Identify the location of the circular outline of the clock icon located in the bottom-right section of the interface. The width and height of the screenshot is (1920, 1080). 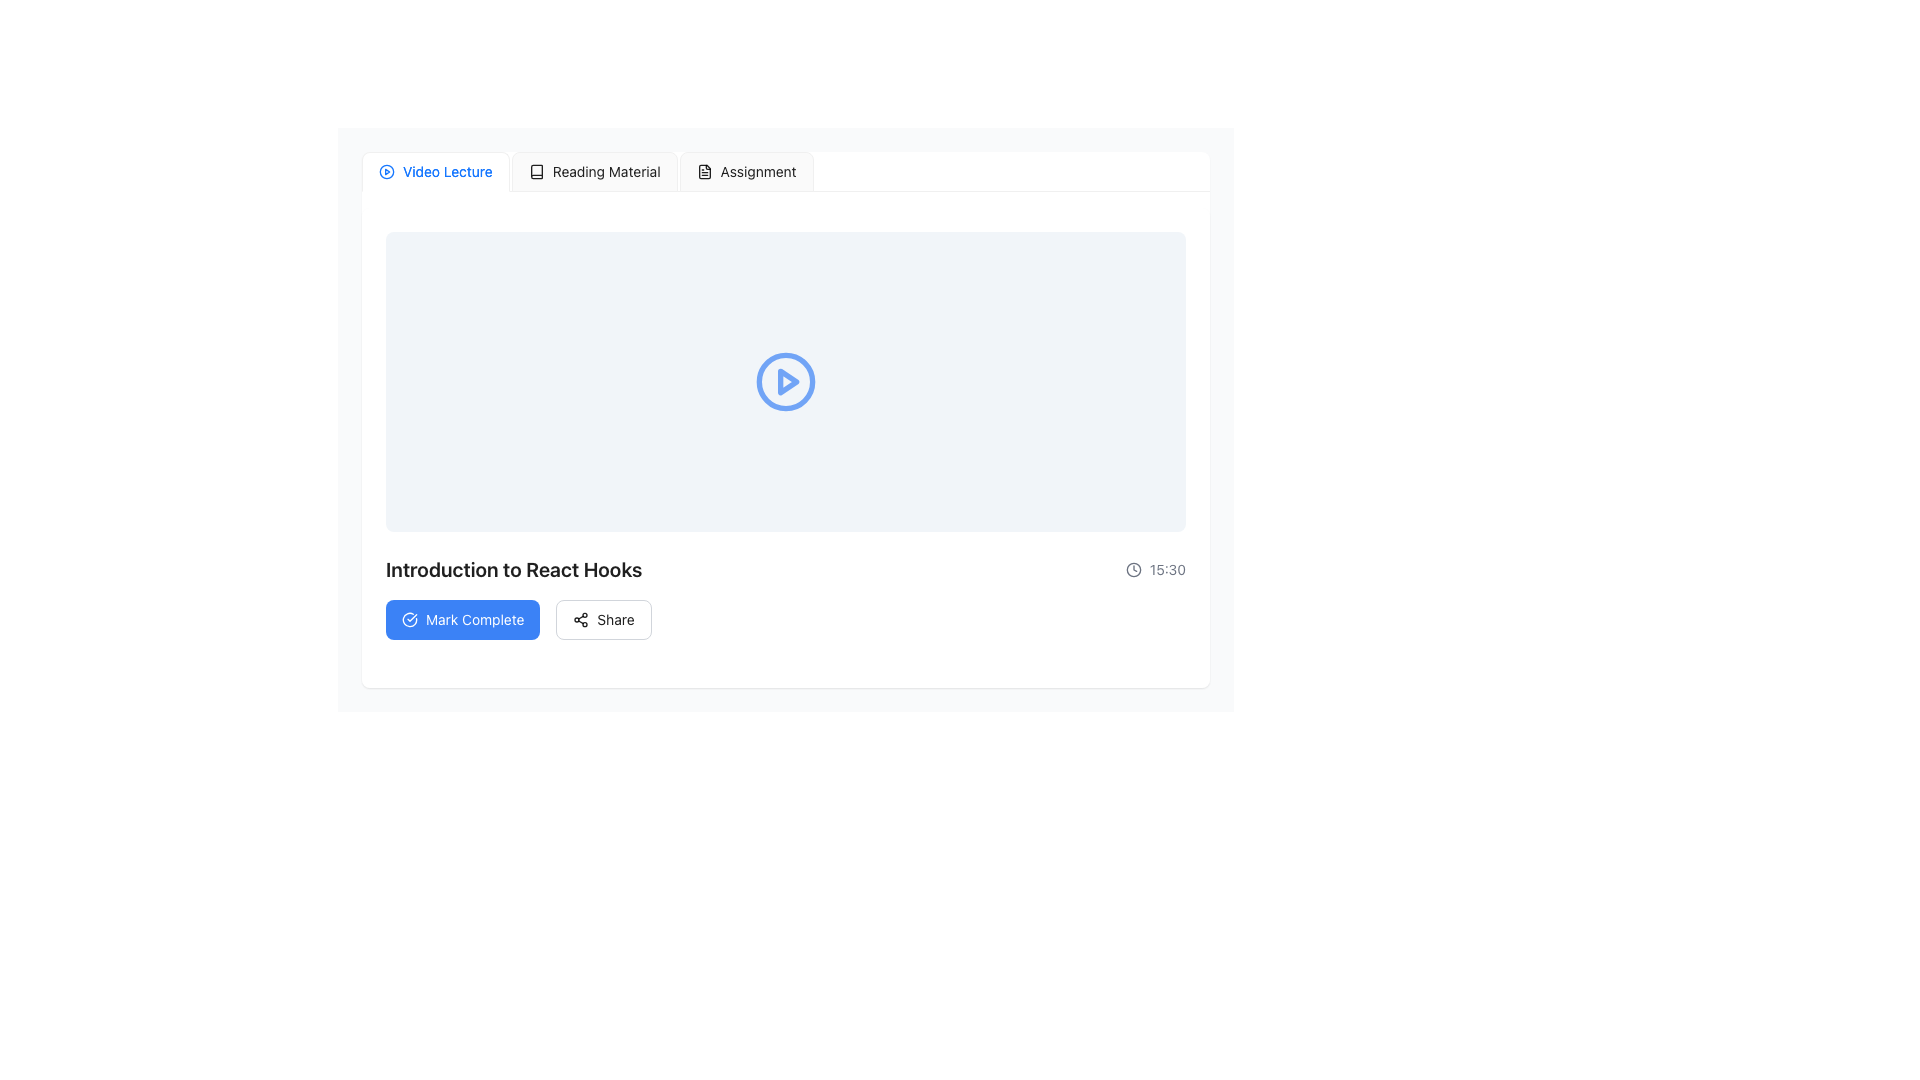
(1133, 570).